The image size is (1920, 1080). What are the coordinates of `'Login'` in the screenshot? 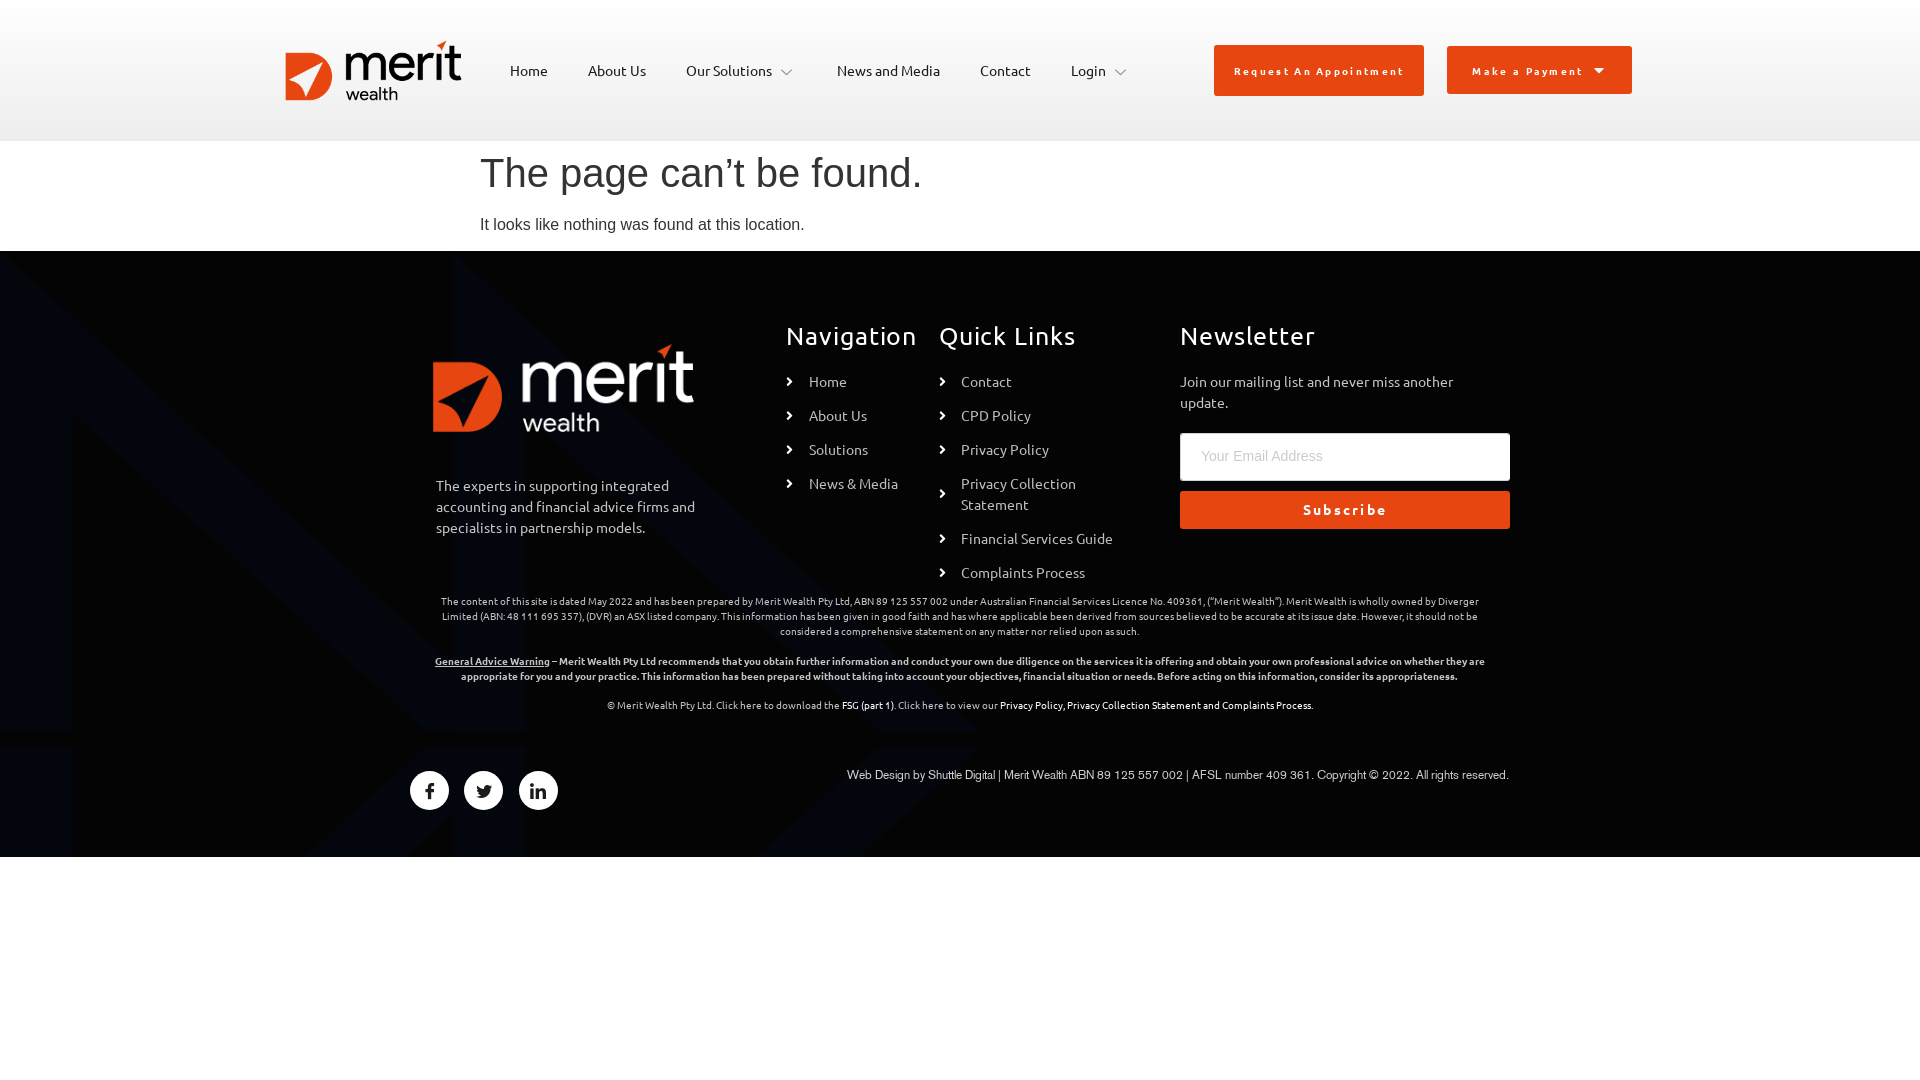 It's located at (1099, 68).